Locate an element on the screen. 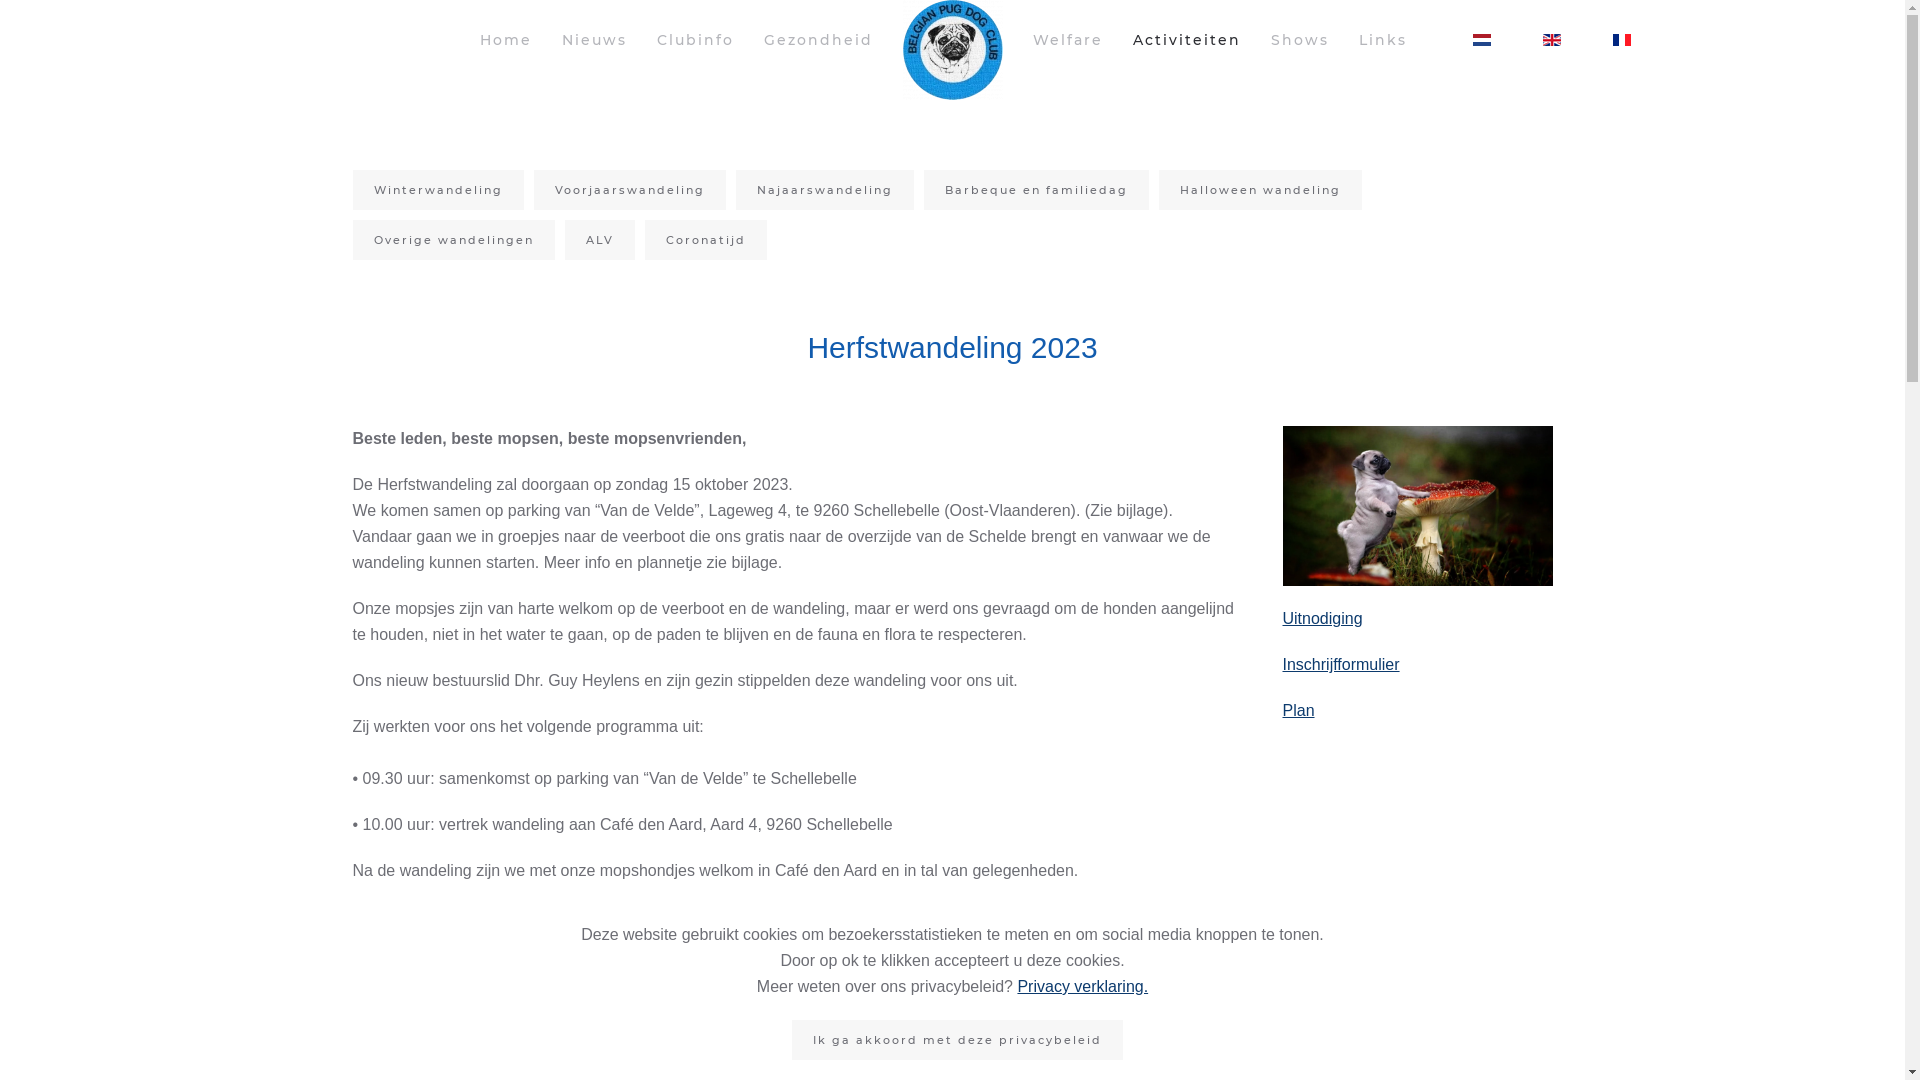 The image size is (1920, 1080). 'Nieuws' is located at coordinates (593, 39).